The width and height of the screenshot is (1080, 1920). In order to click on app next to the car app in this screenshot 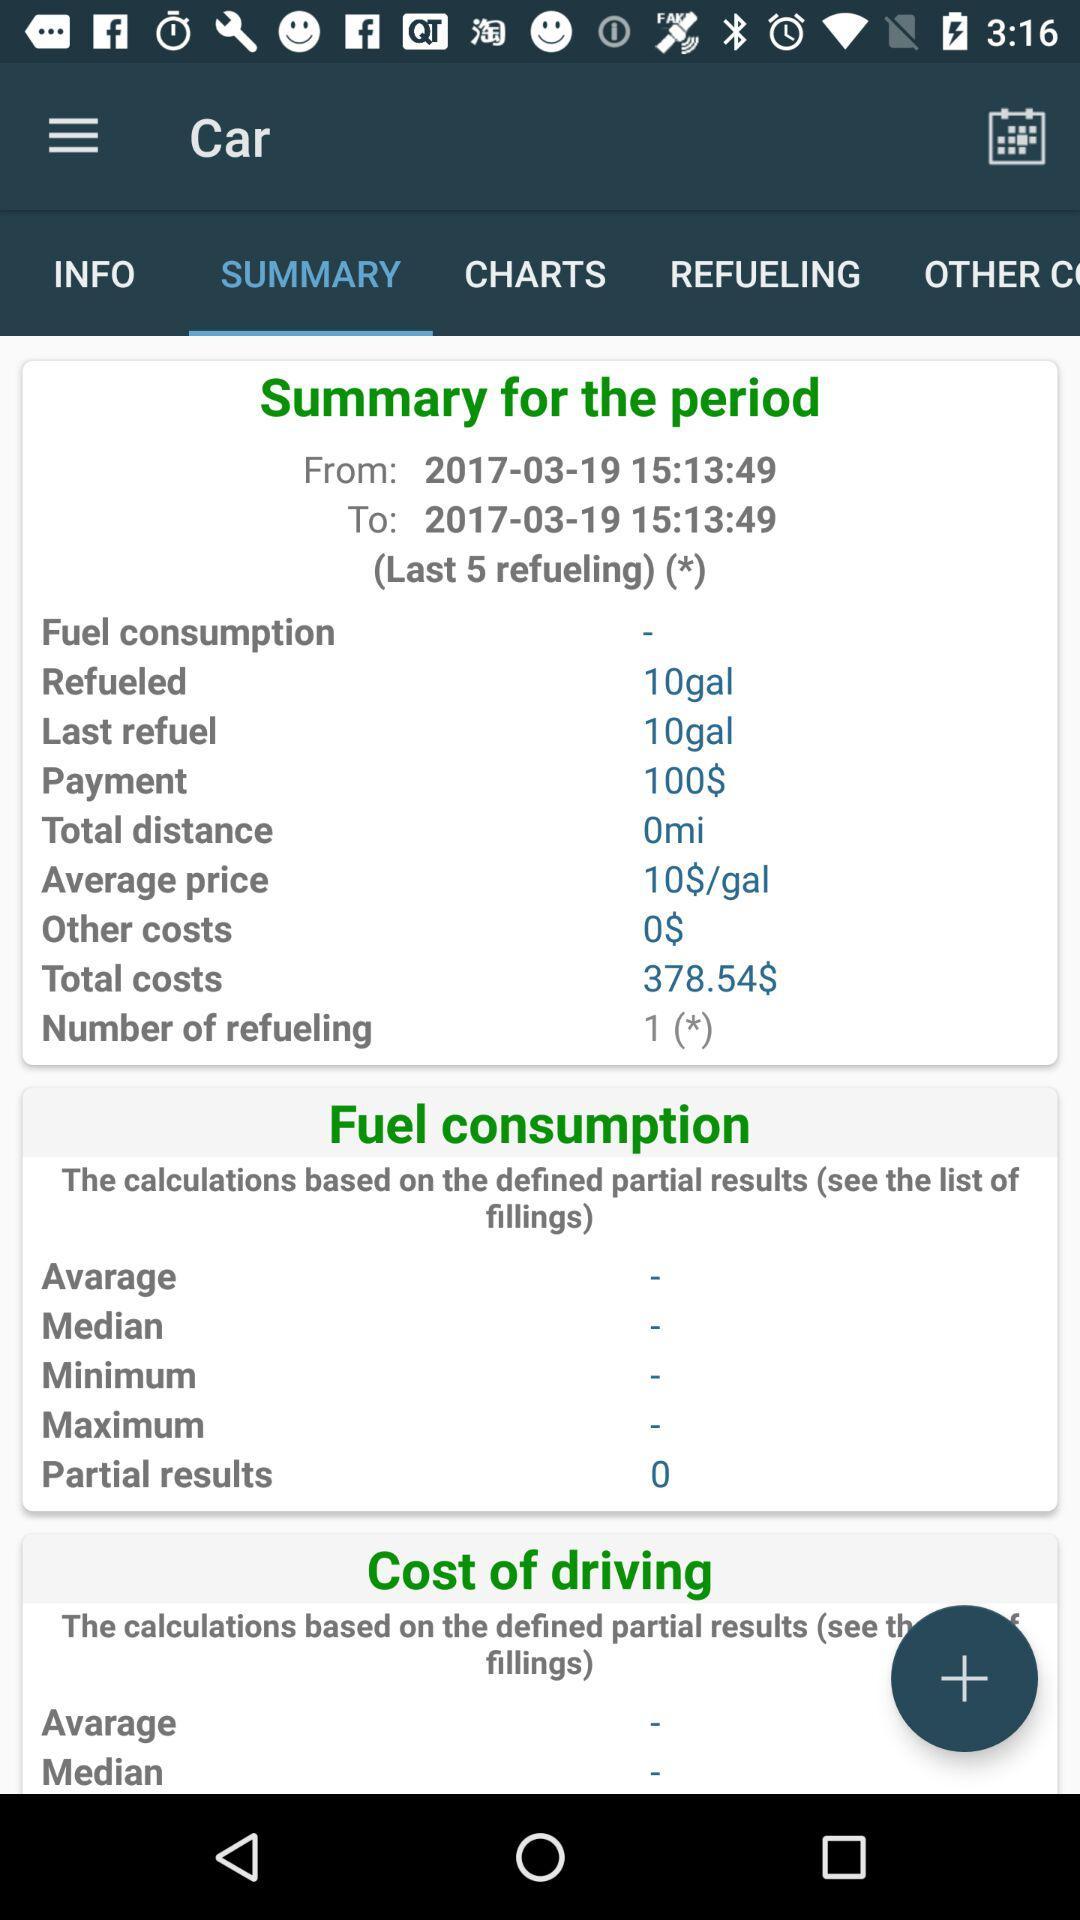, I will do `click(72, 135)`.